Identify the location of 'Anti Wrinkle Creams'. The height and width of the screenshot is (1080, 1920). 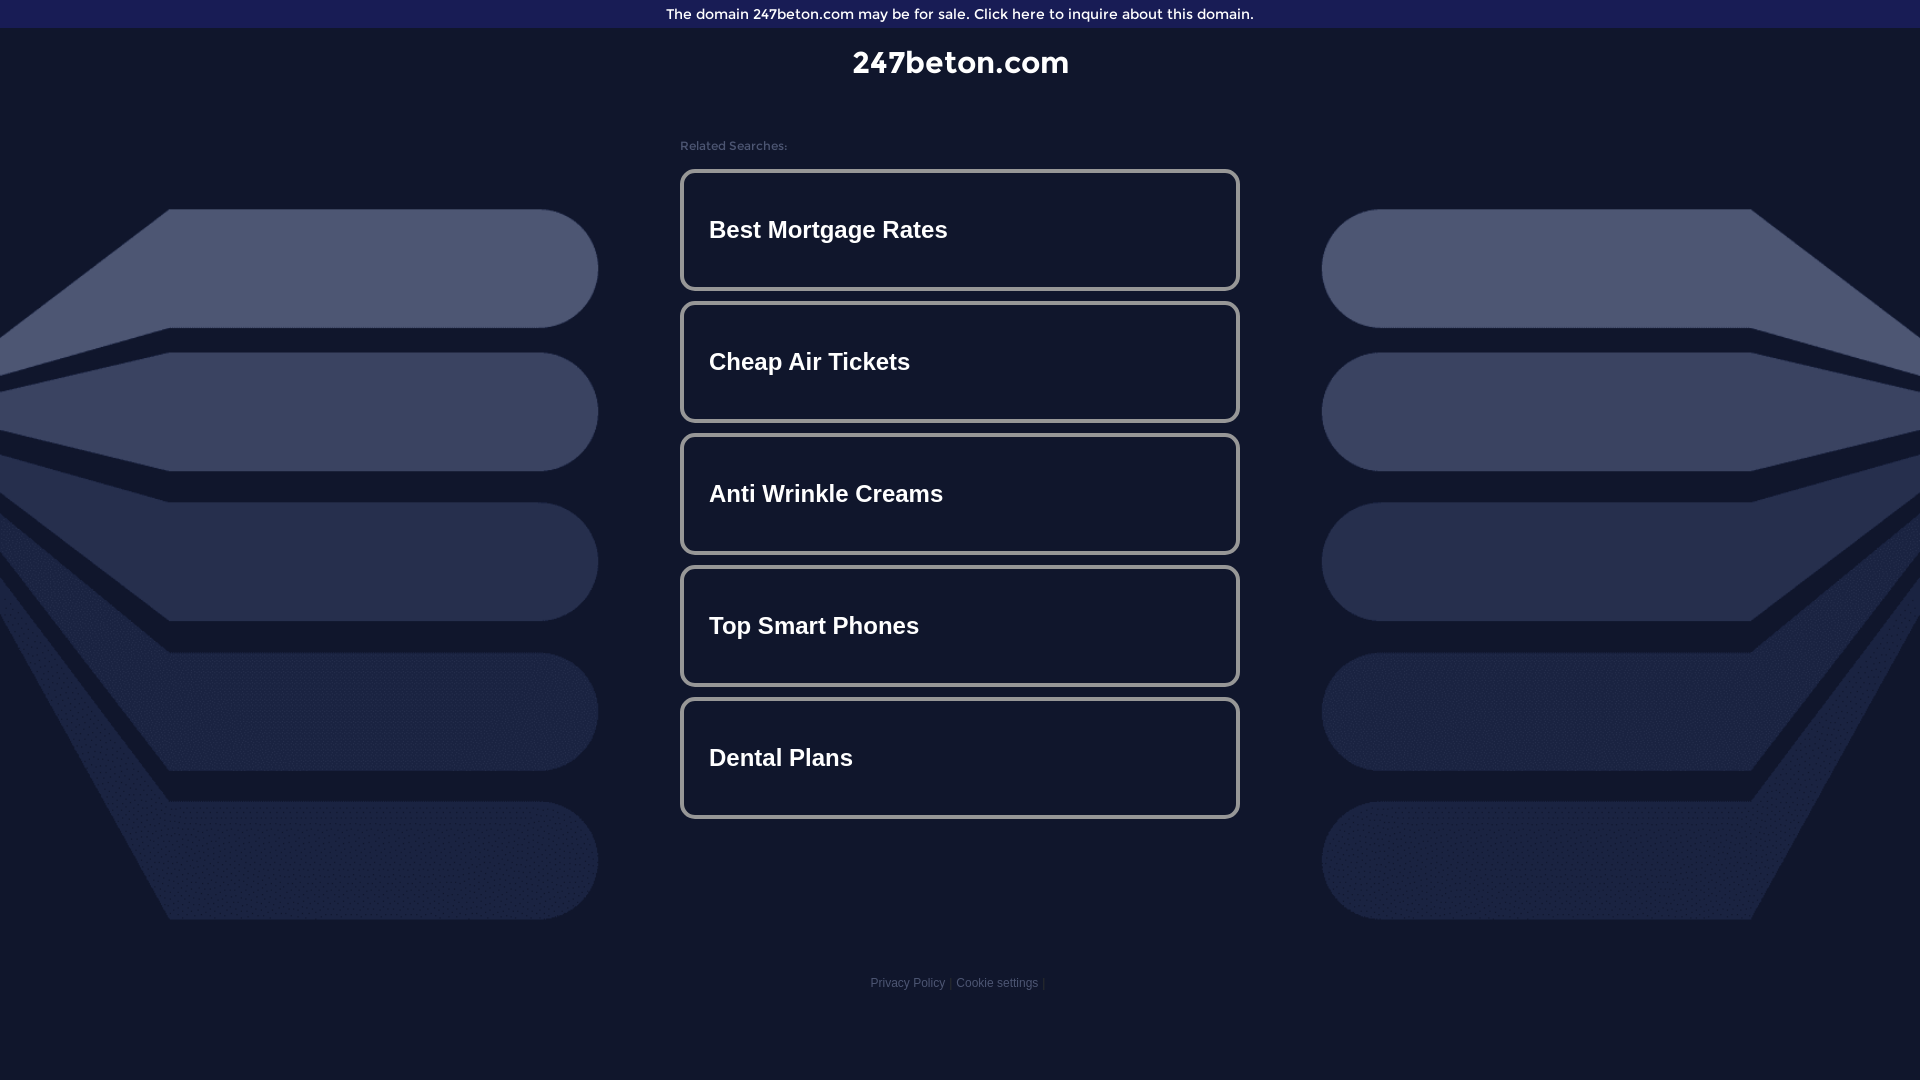
(960, 493).